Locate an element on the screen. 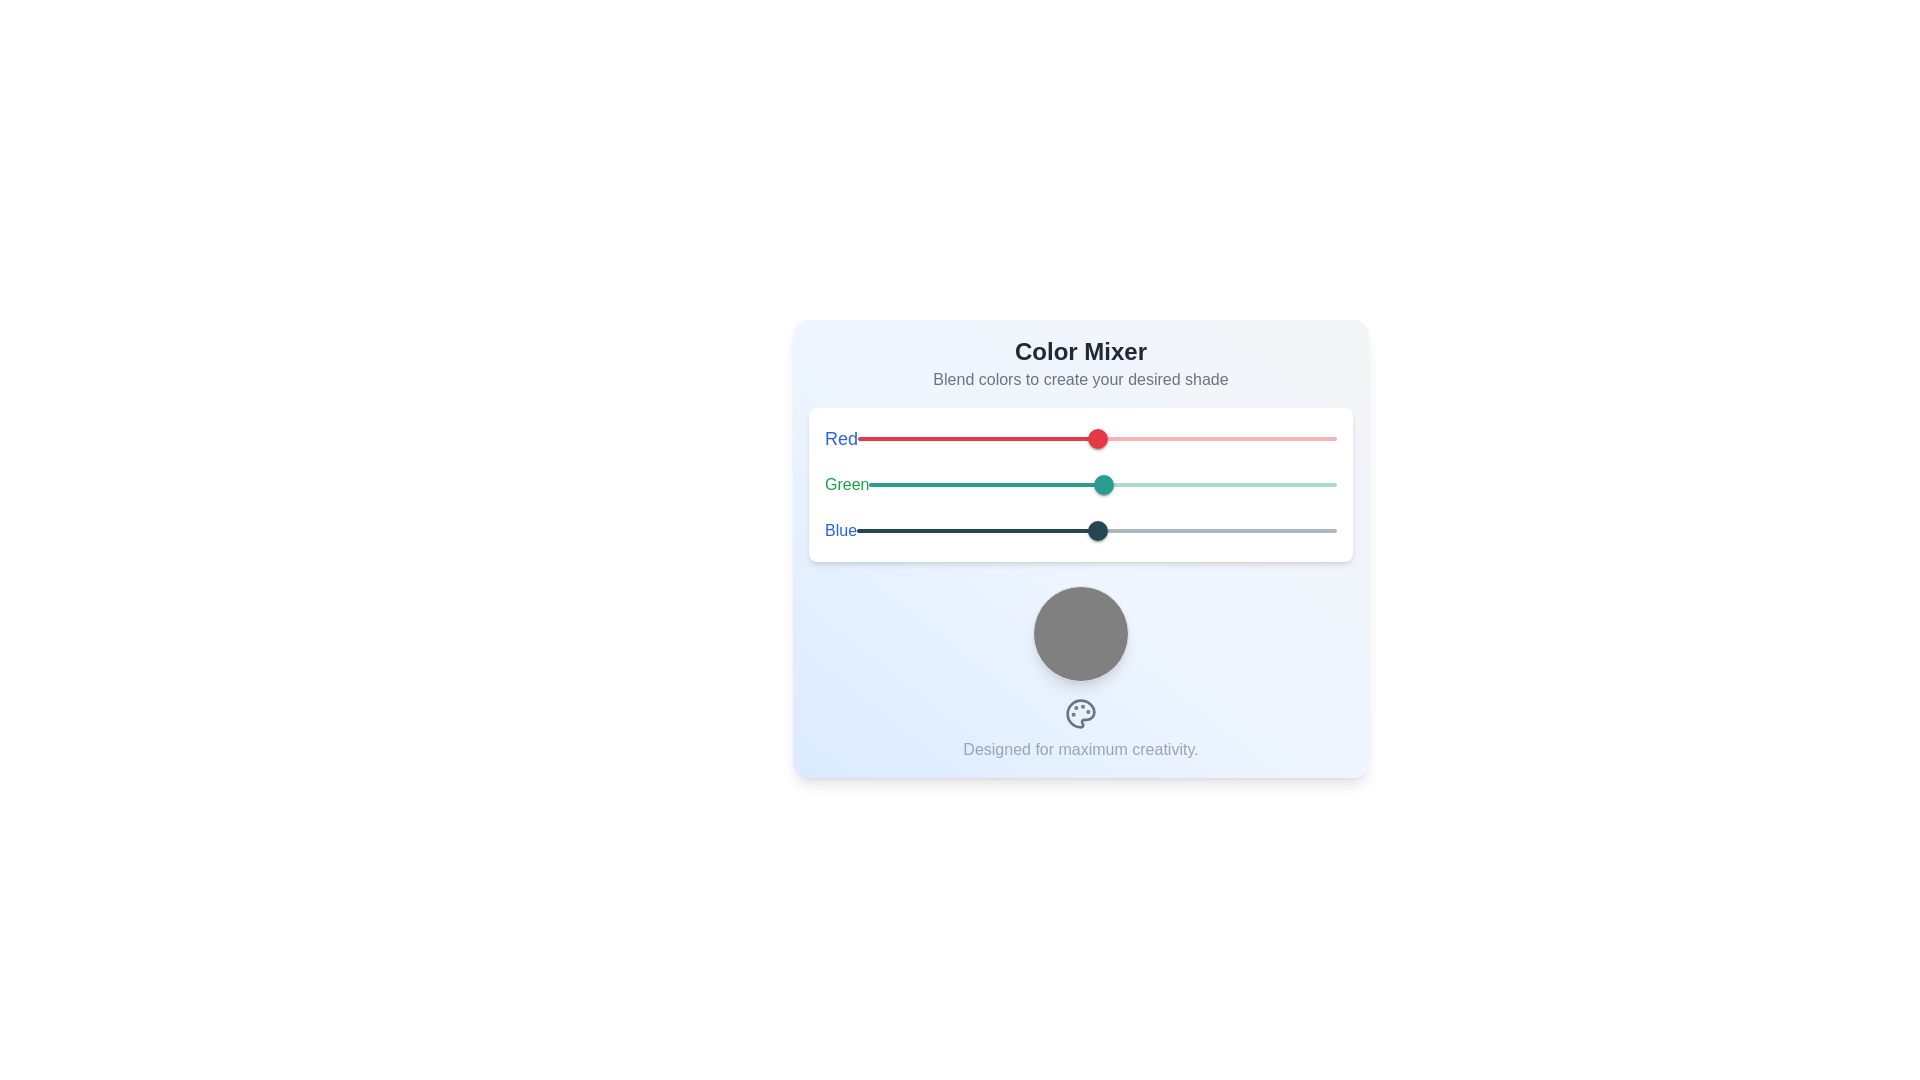 The width and height of the screenshot is (1920, 1080). the Blue channel is located at coordinates (1015, 530).